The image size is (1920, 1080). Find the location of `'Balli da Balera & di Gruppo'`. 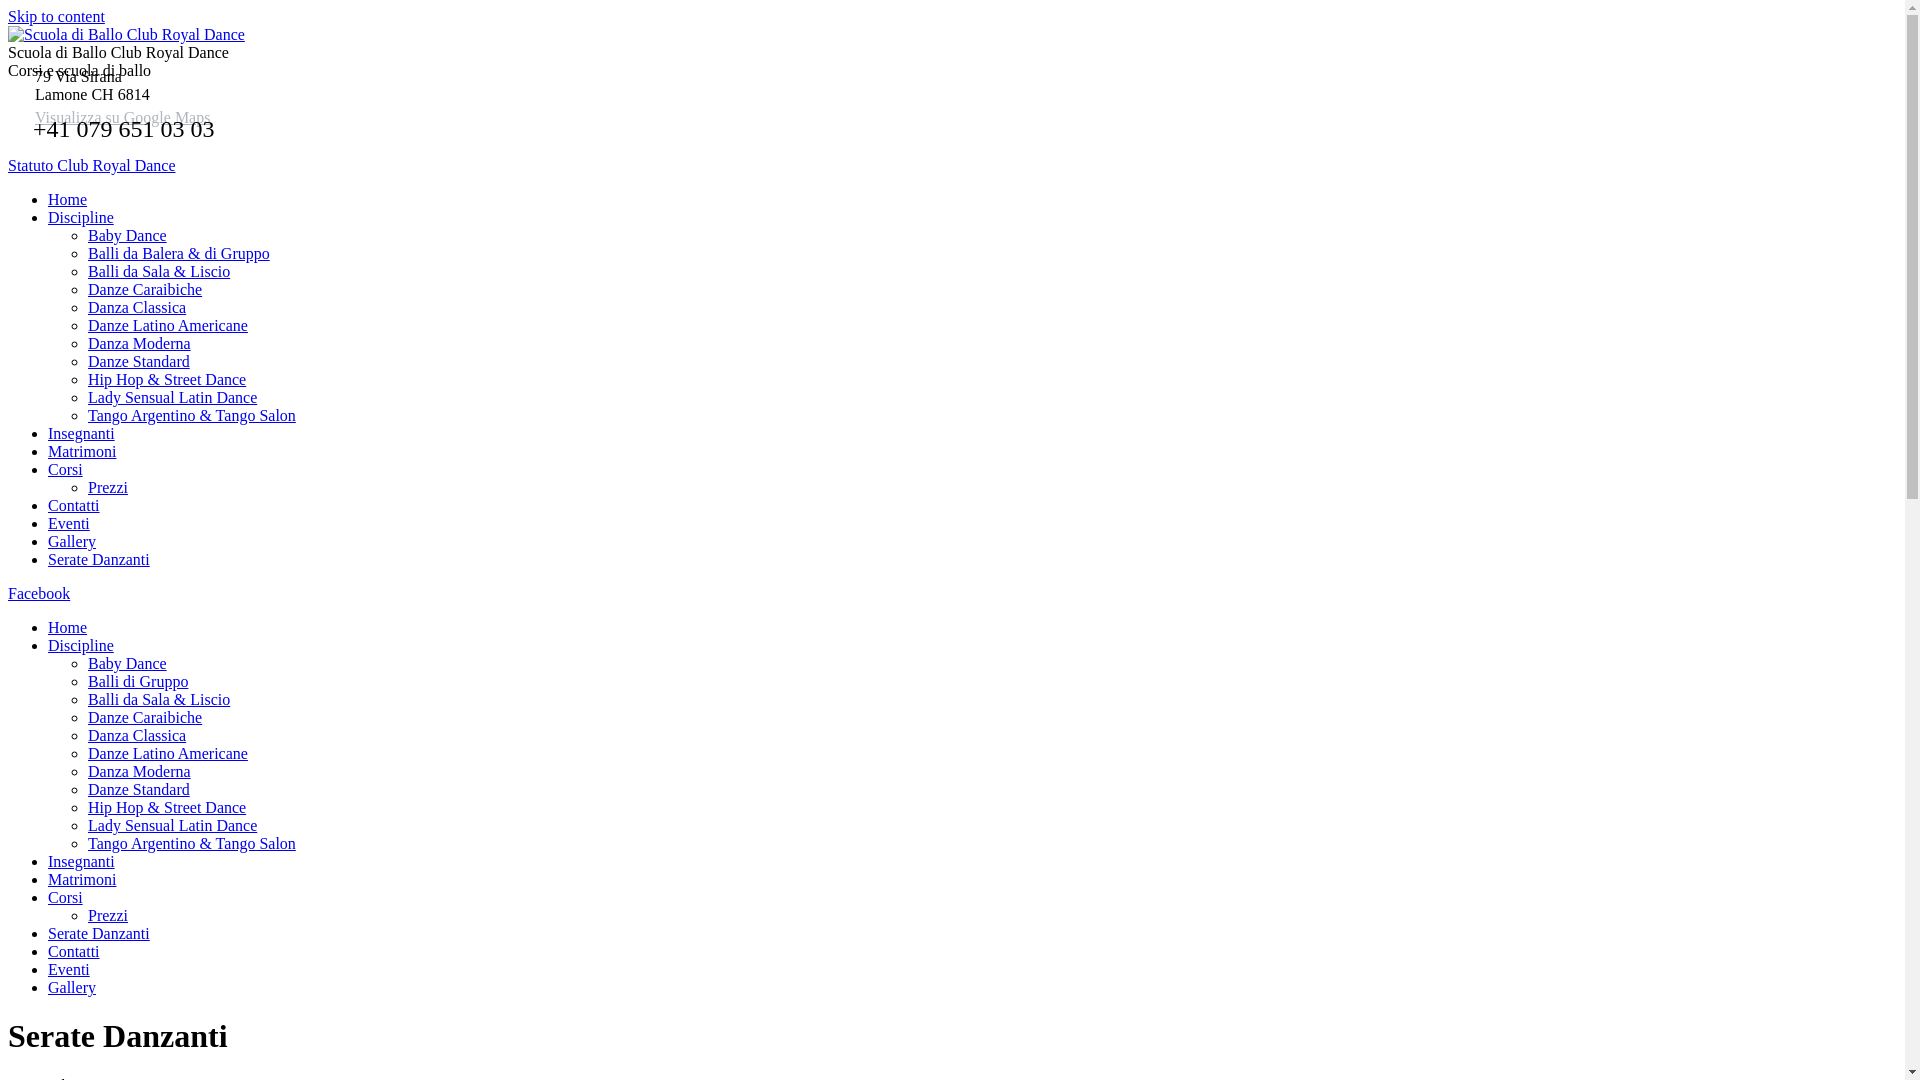

'Balli da Balera & di Gruppo' is located at coordinates (178, 252).